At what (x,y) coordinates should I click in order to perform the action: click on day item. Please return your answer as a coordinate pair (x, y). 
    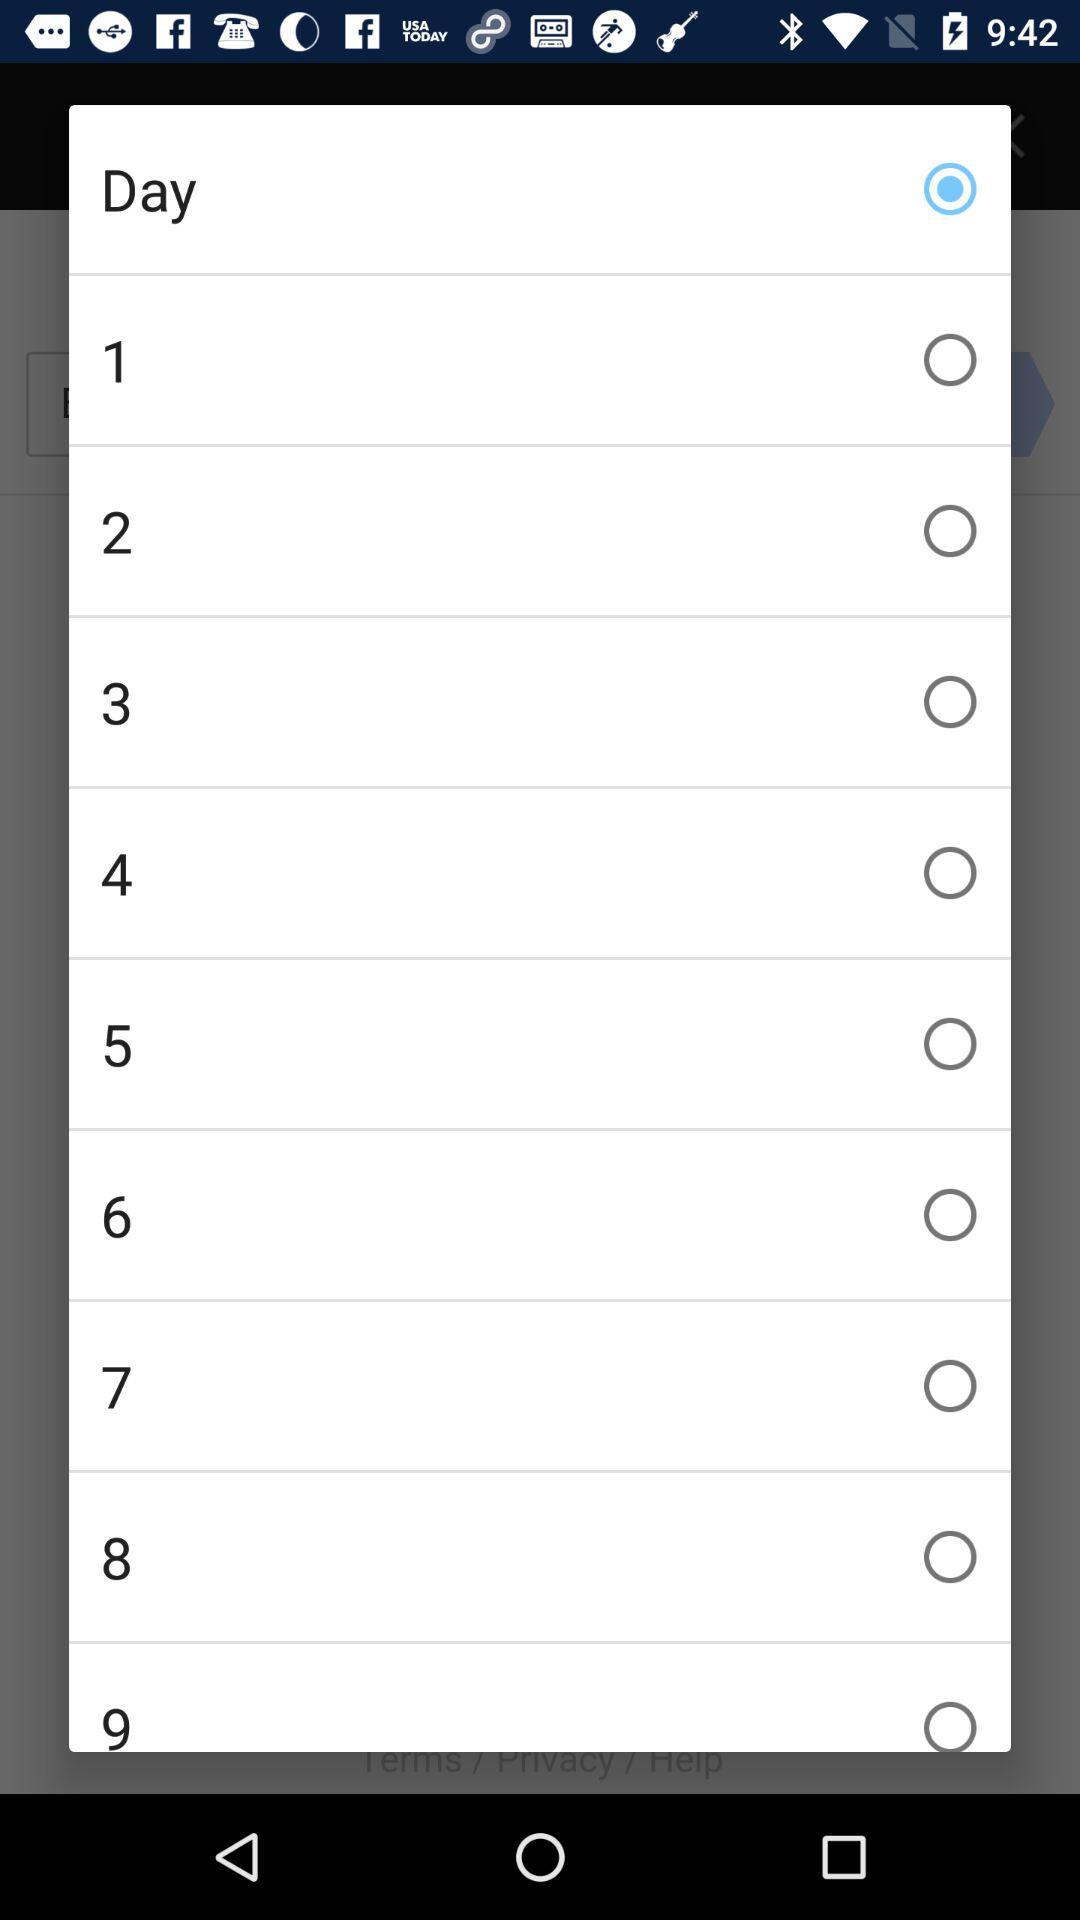
    Looking at the image, I should click on (540, 188).